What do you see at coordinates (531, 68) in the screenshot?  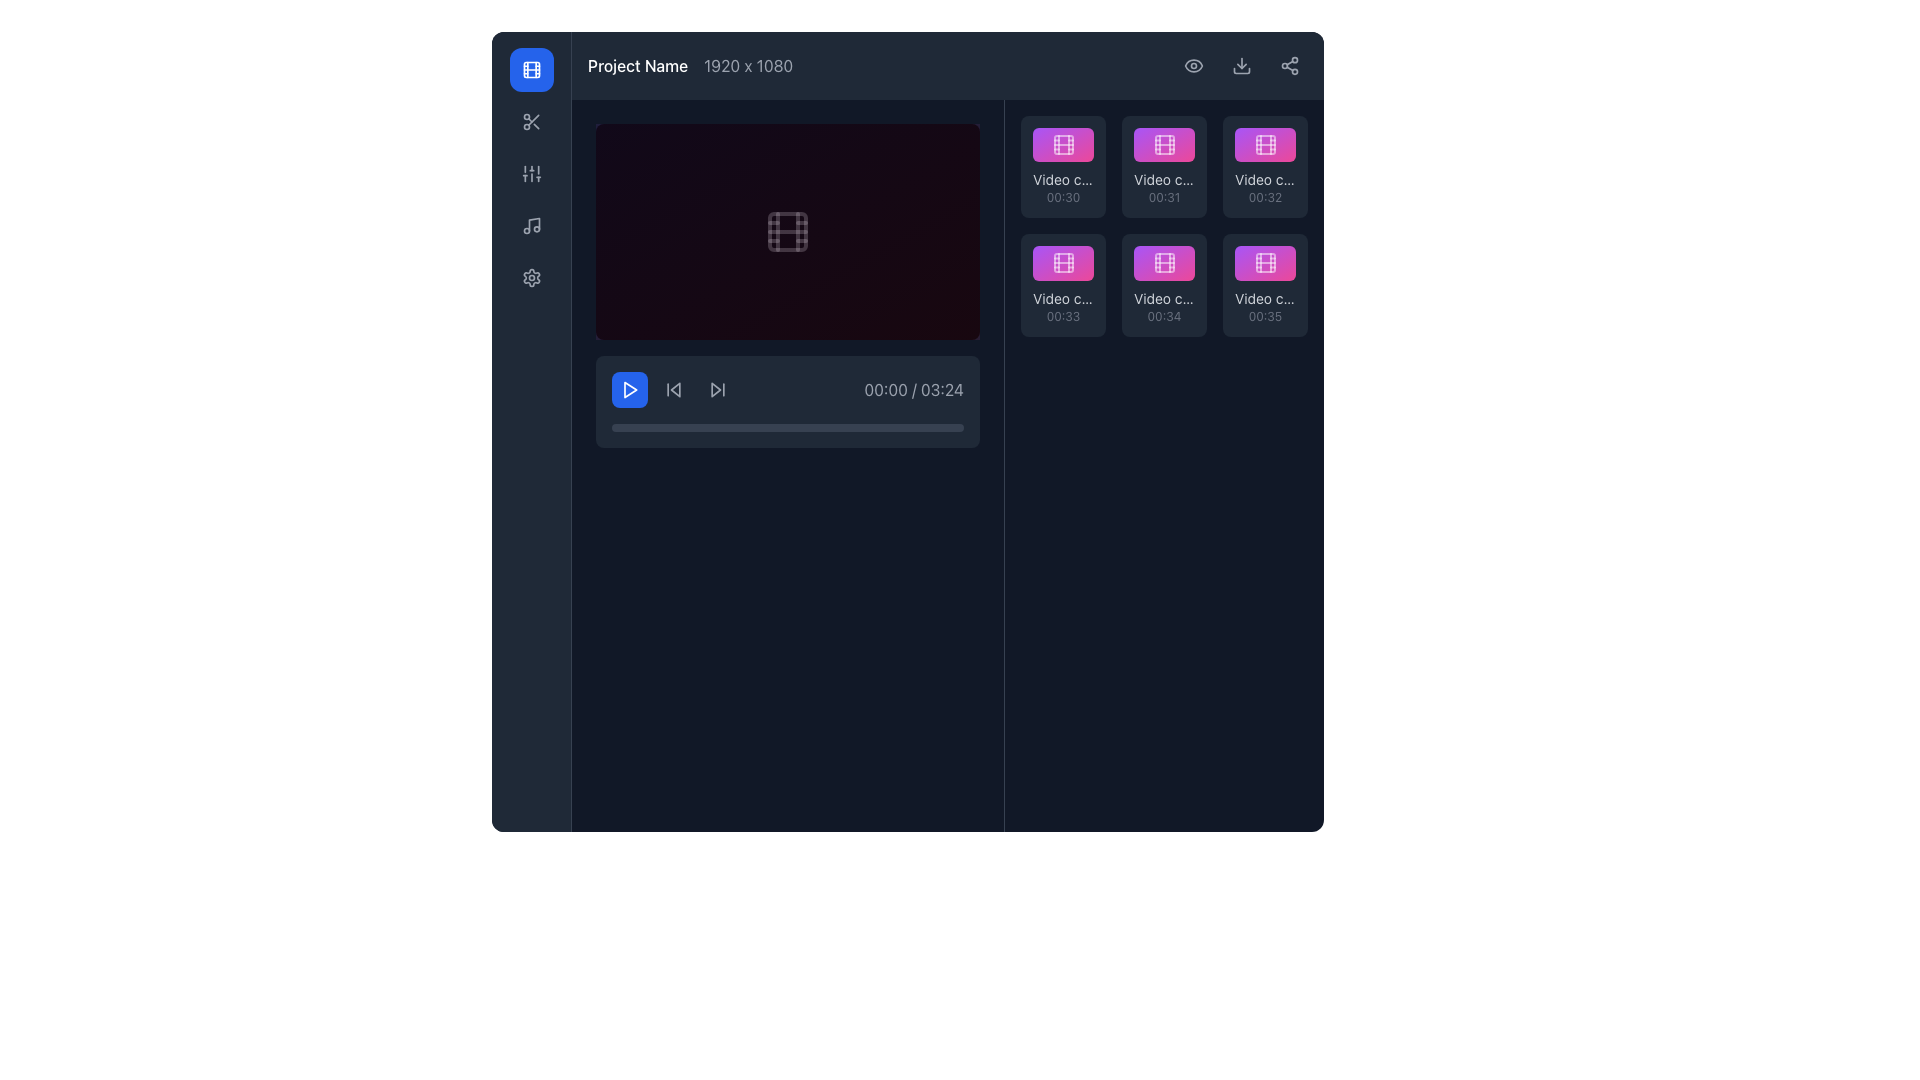 I see `the 'Film' or 'Project' icon button located in the top-left corner of the interface` at bounding box center [531, 68].